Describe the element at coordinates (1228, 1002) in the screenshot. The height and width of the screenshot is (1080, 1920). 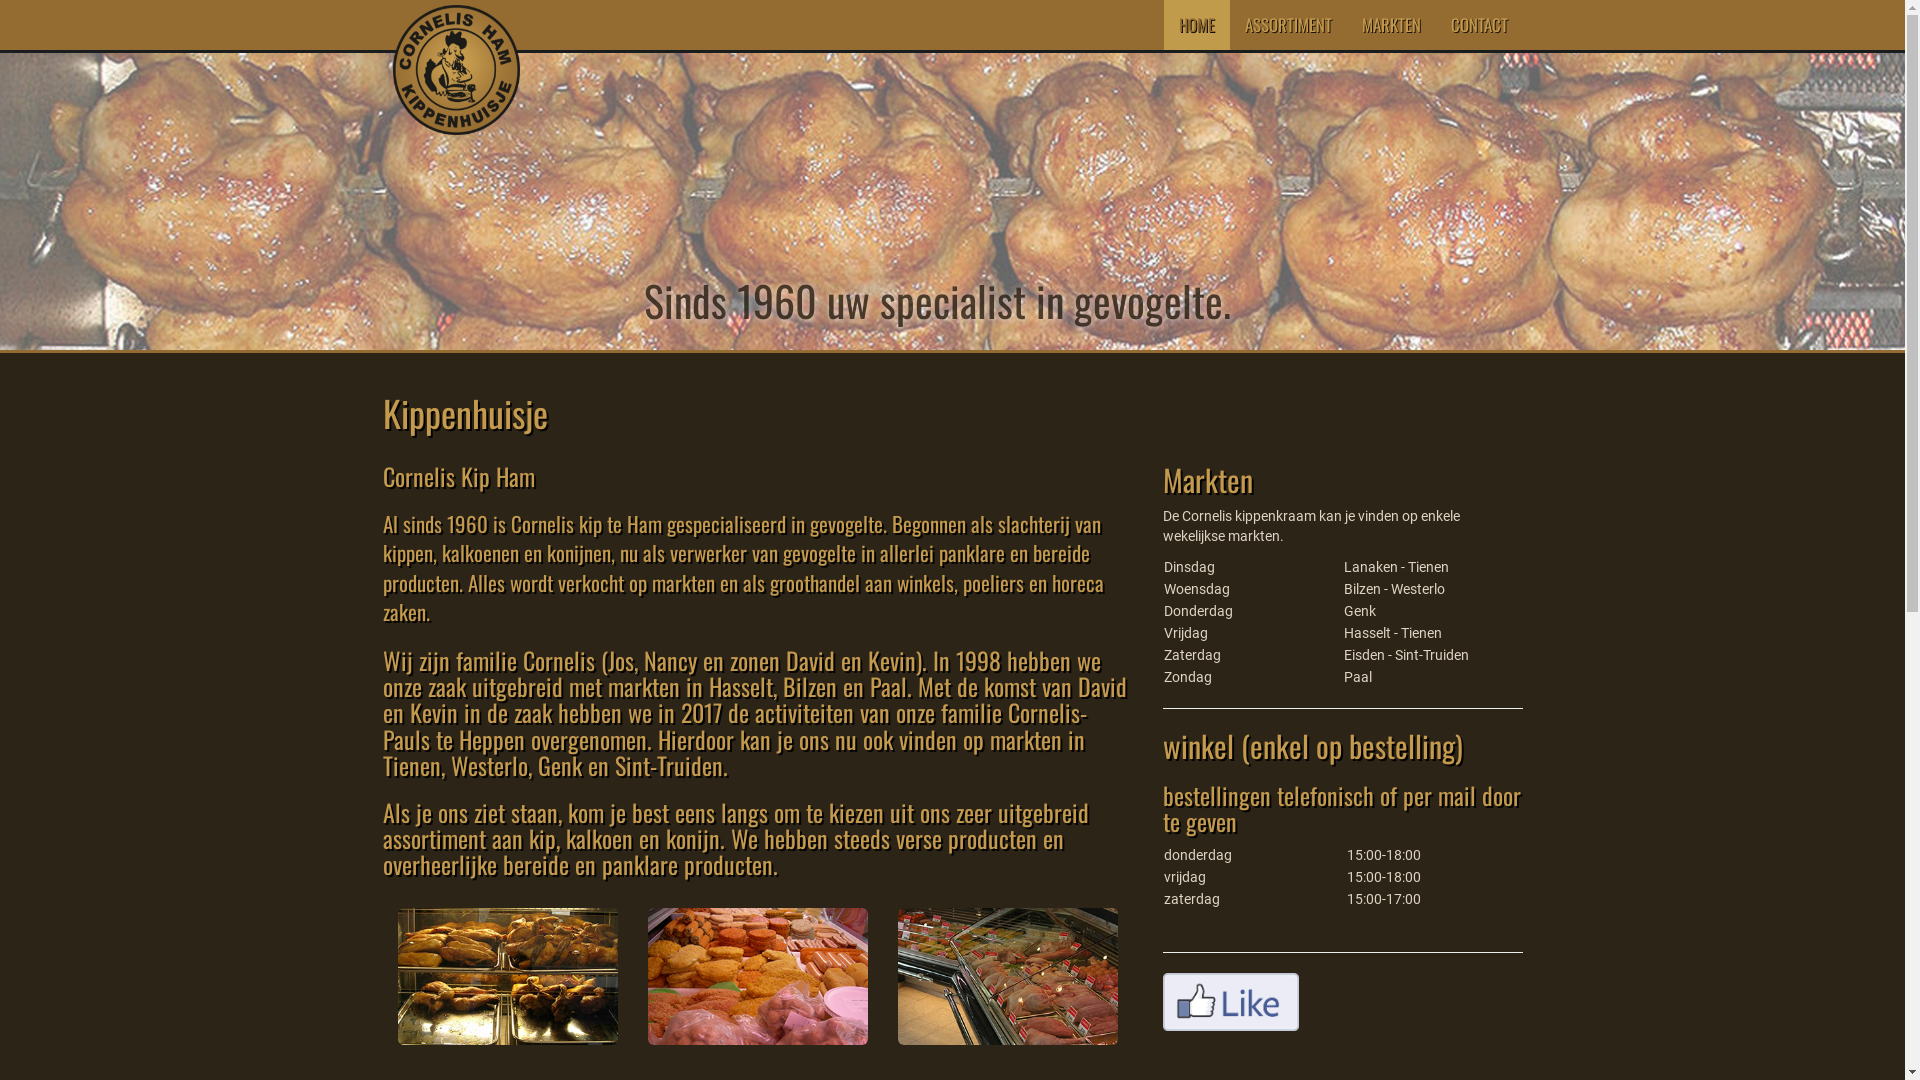
I see `'facebook like'` at that location.